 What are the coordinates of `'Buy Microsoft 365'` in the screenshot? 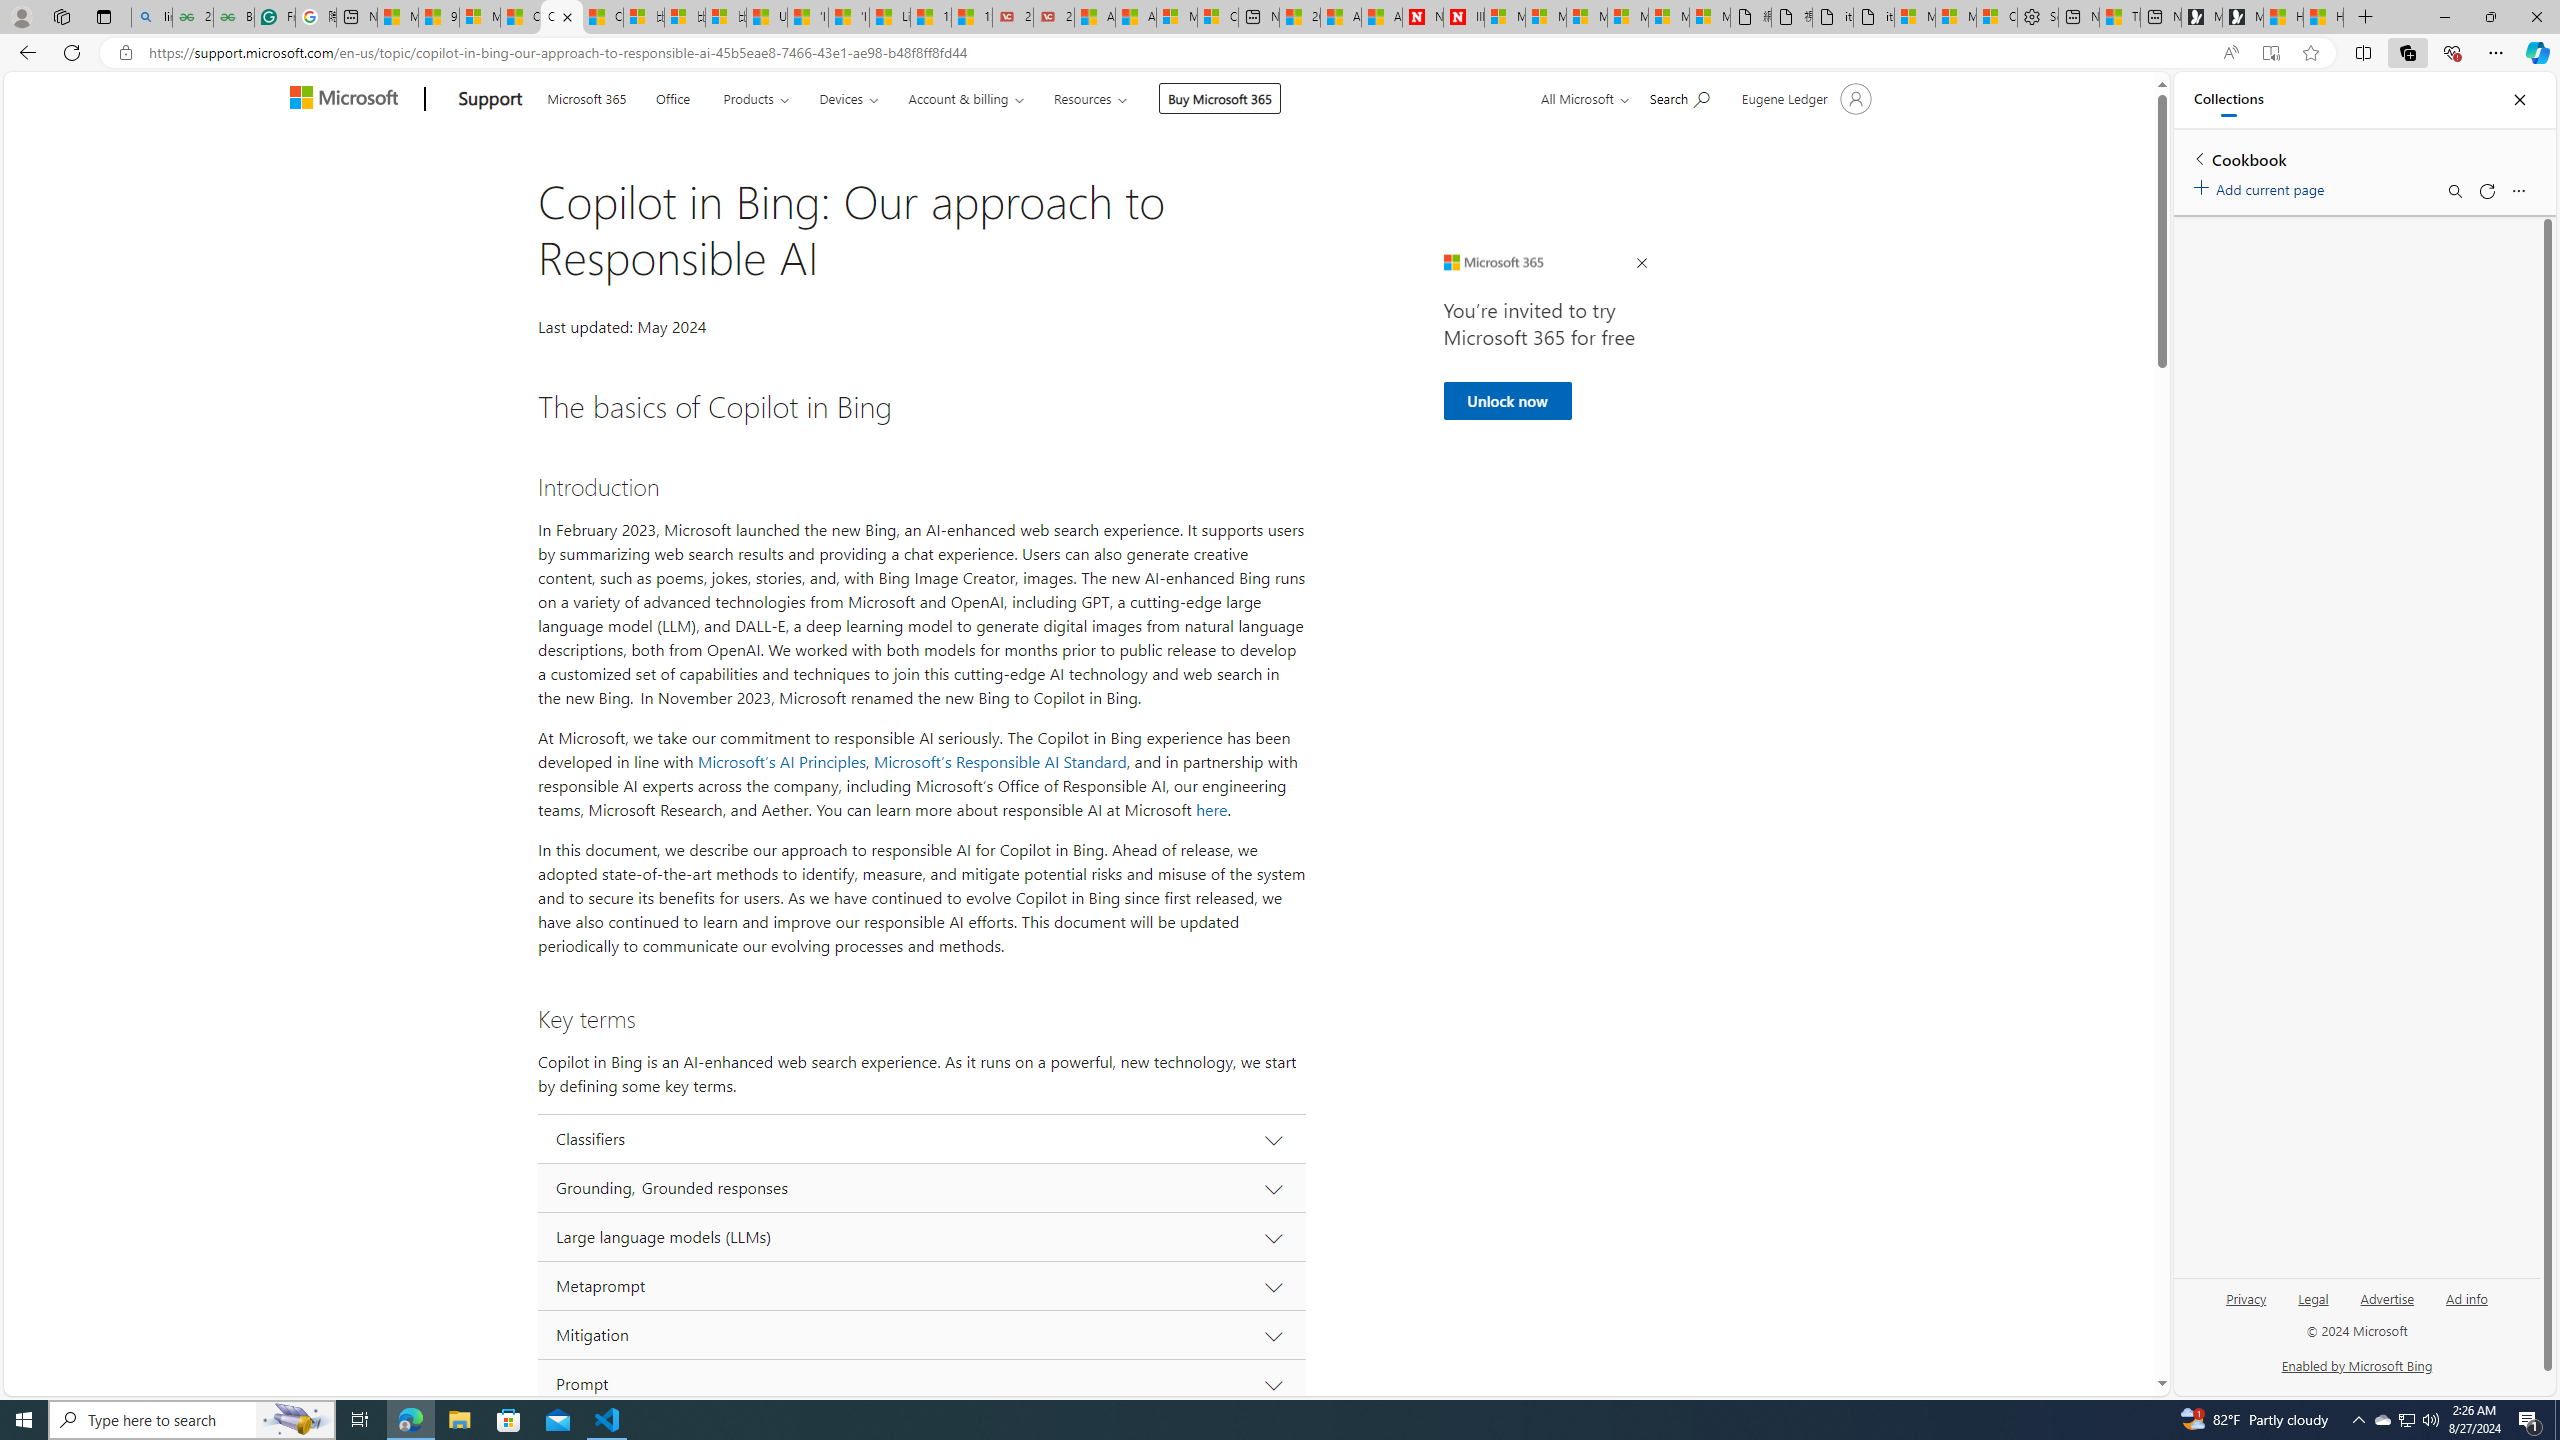 It's located at (1218, 97).